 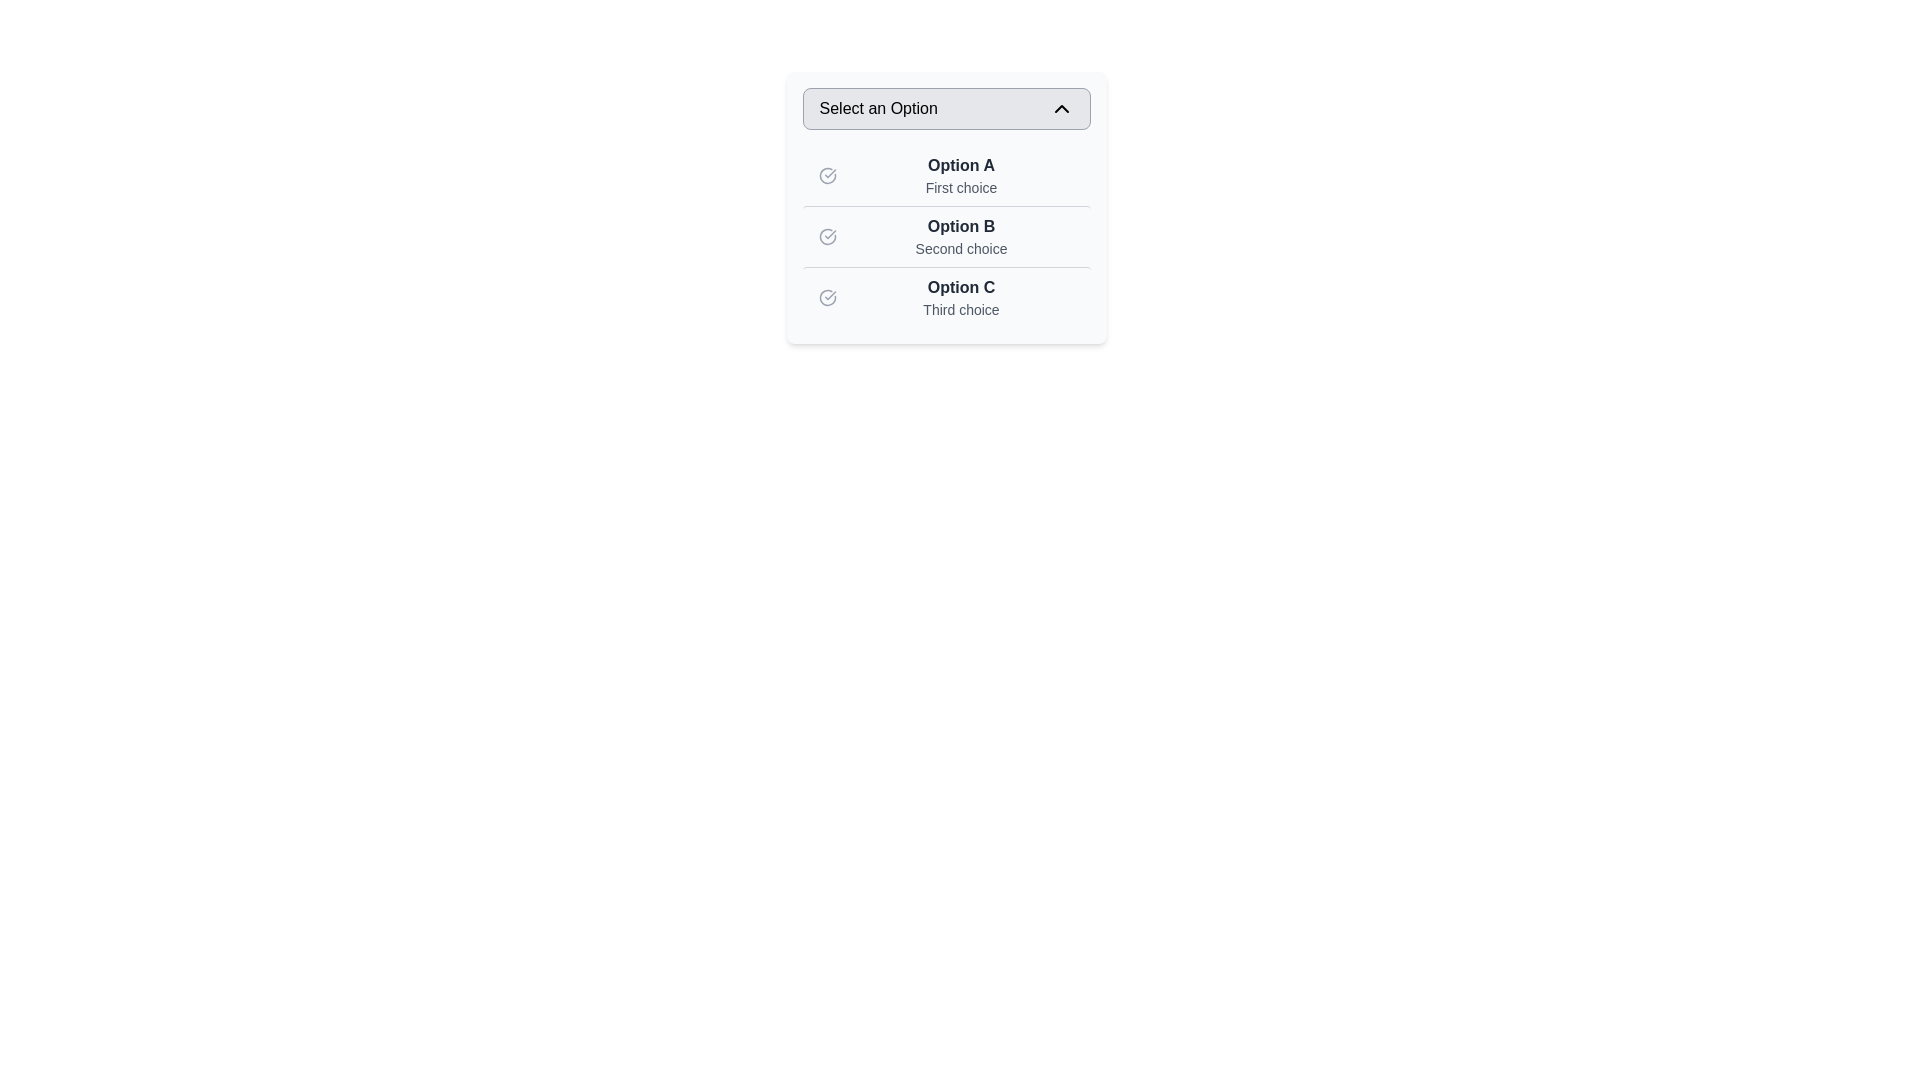 I want to click on the first list item titled 'Option A' with a checkmark icon, so click(x=945, y=175).